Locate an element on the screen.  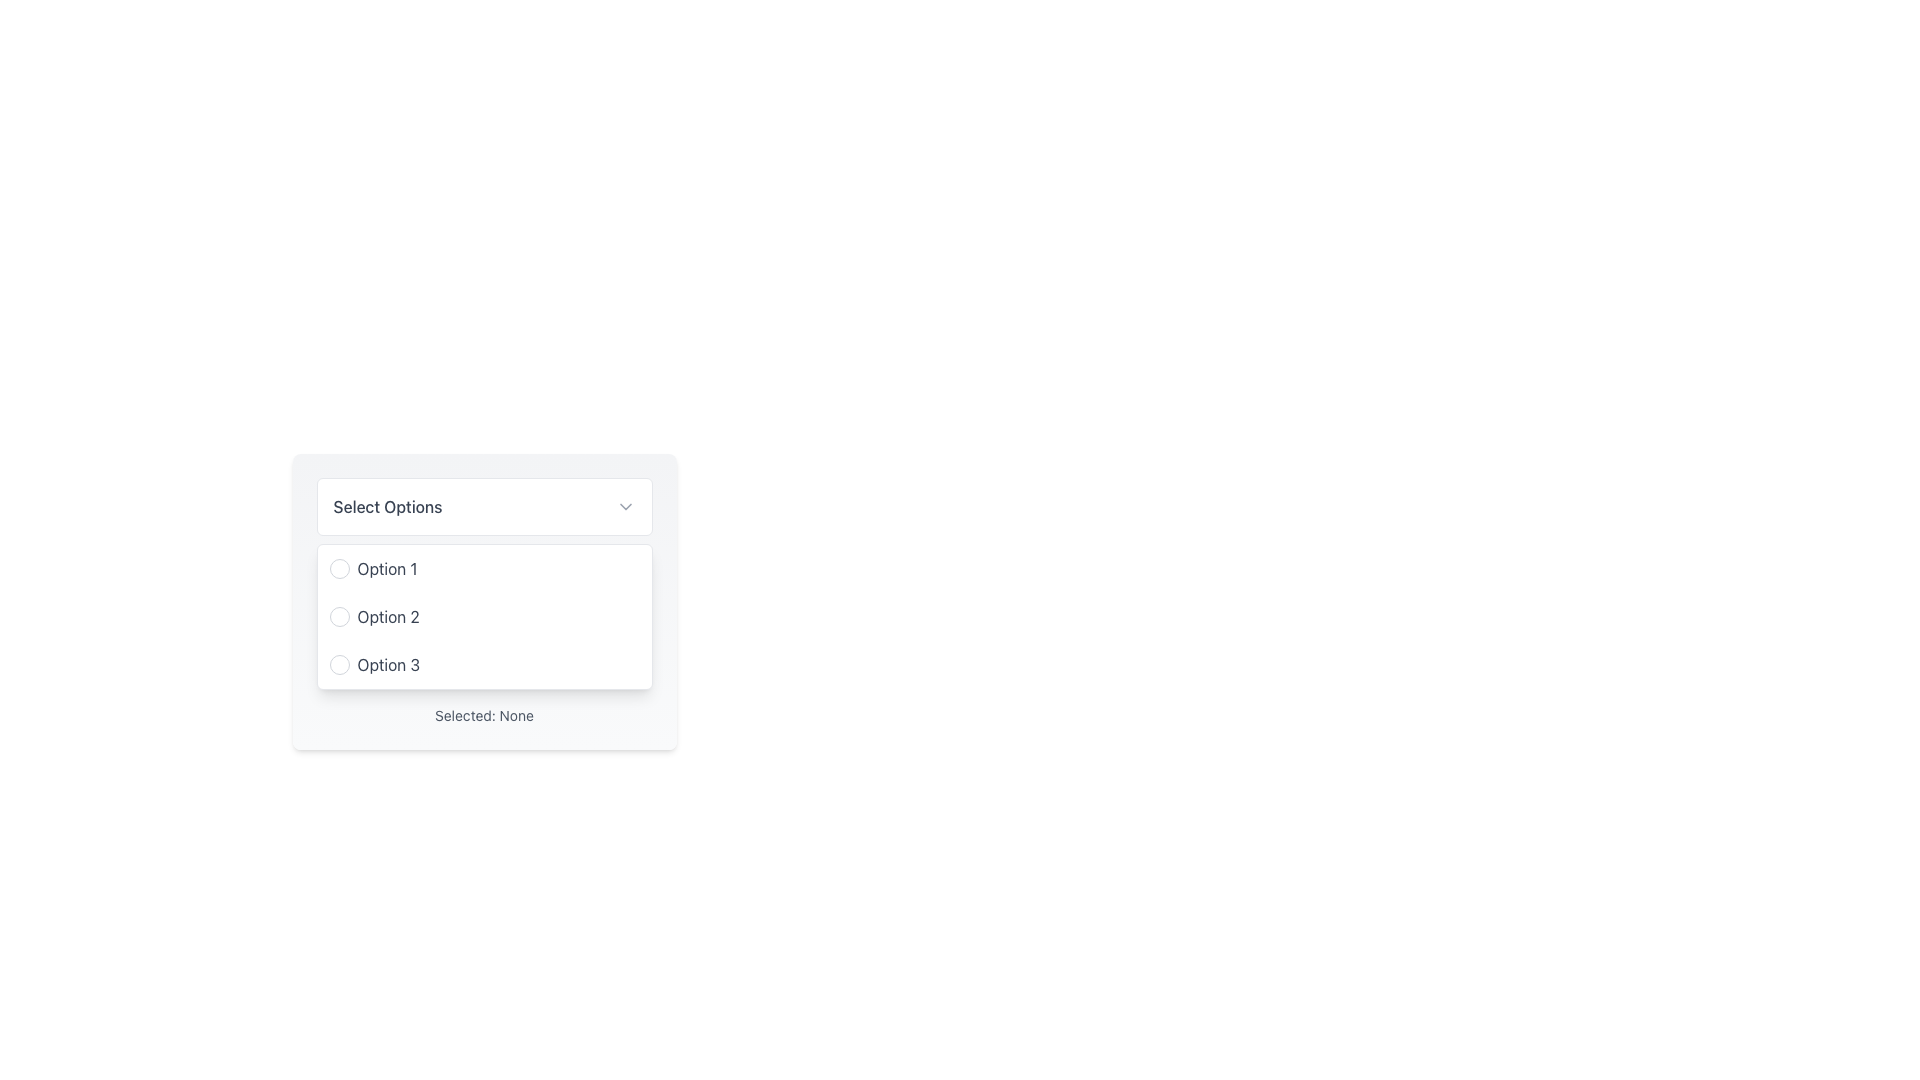
the radio button is located at coordinates (339, 569).